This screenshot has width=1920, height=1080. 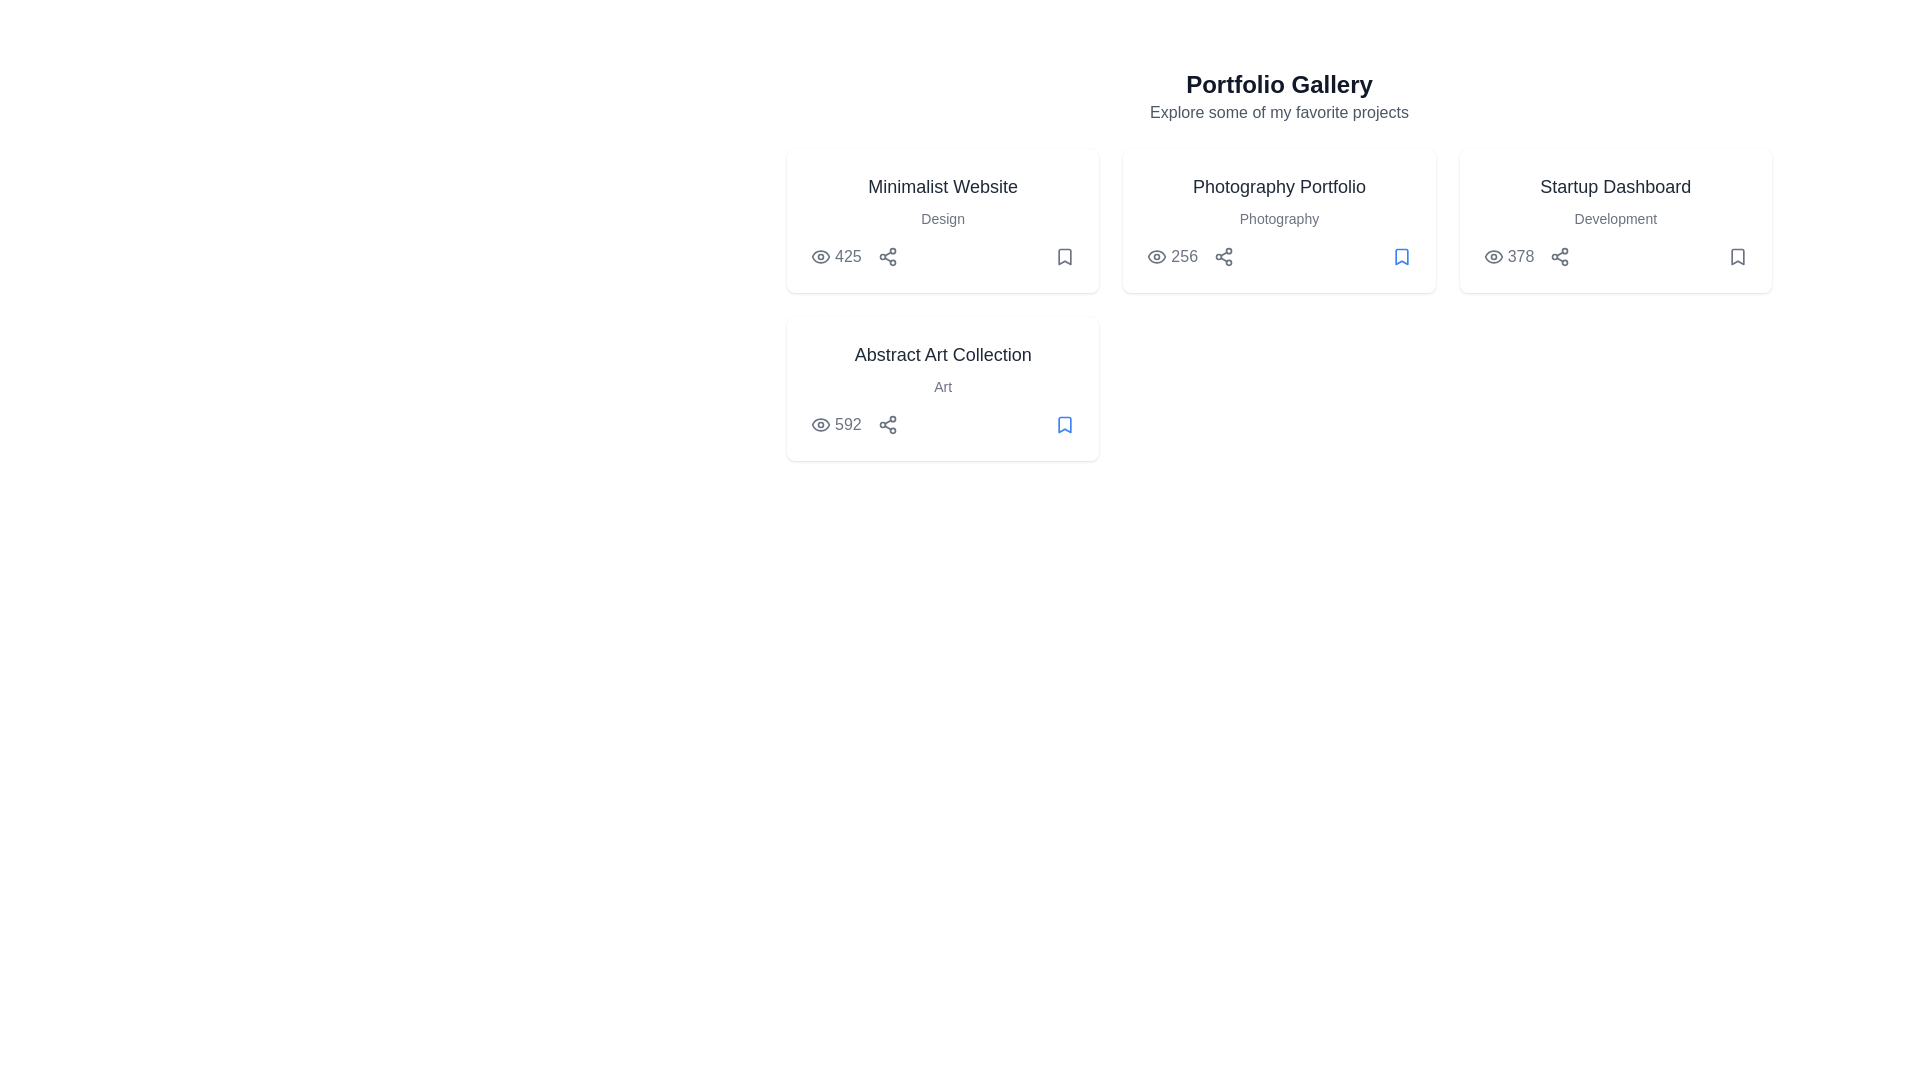 What do you see at coordinates (1525, 256) in the screenshot?
I see `the view counter element located in the top-right area of the 'Startup Dashboard' card, which displays the view count metrics` at bounding box center [1525, 256].